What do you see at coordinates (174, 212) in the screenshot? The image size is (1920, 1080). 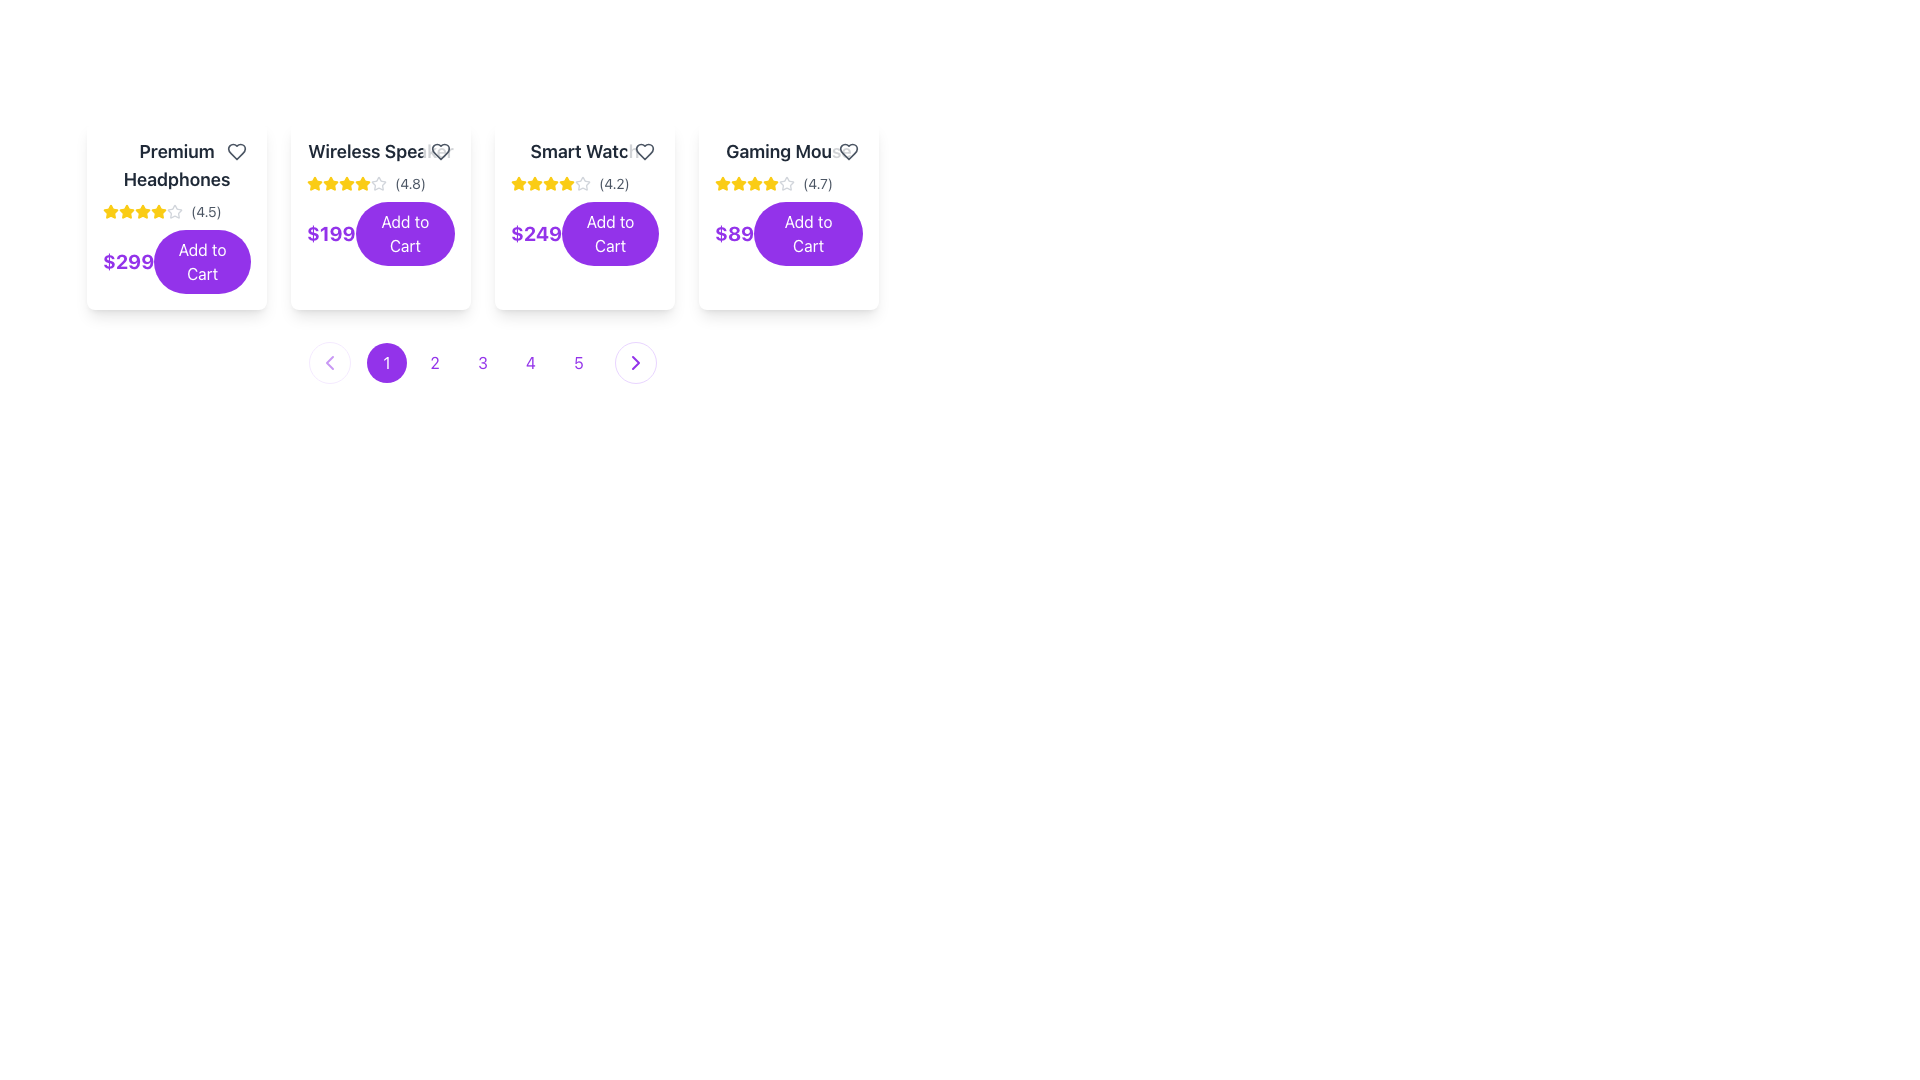 I see `the fifth gray star icon used for rating purposes, located below the title 'Premium Headphones' in the first card of the collection` at bounding box center [174, 212].